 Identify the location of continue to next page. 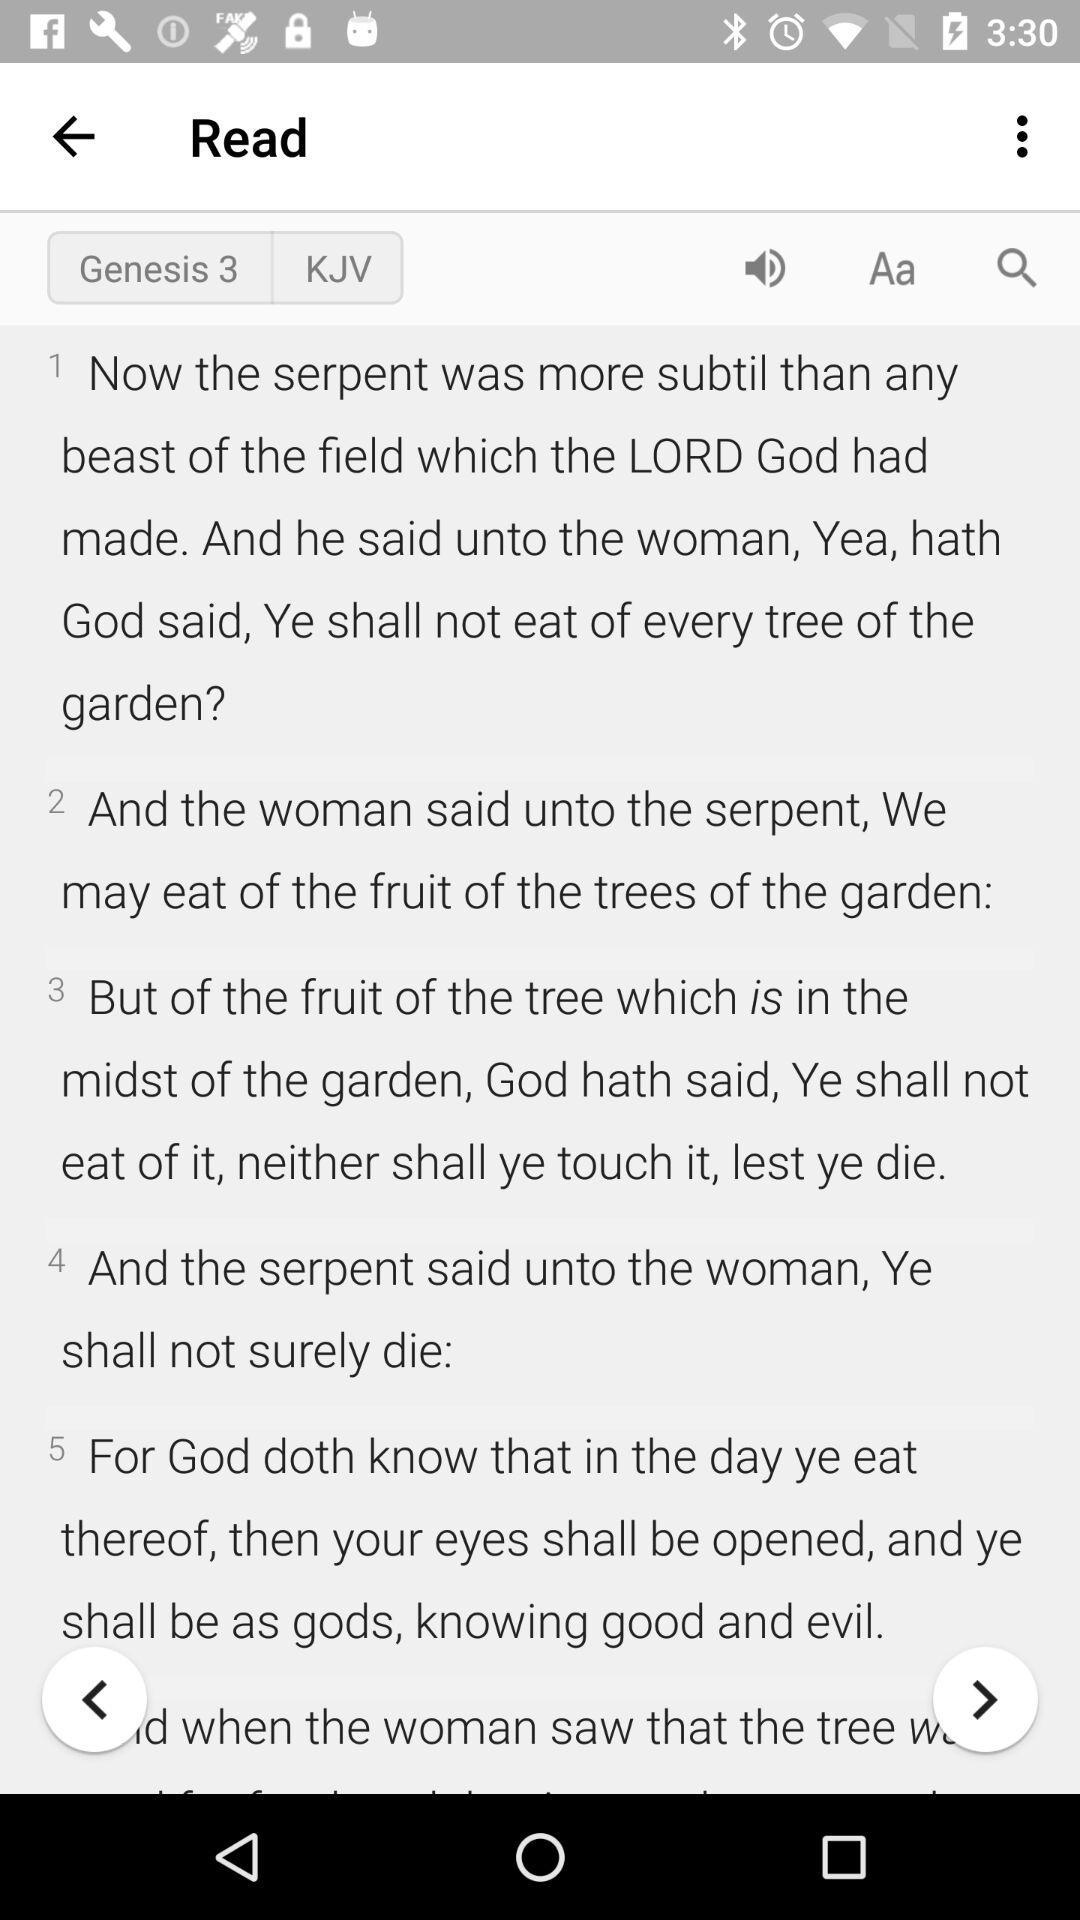
(984, 1698).